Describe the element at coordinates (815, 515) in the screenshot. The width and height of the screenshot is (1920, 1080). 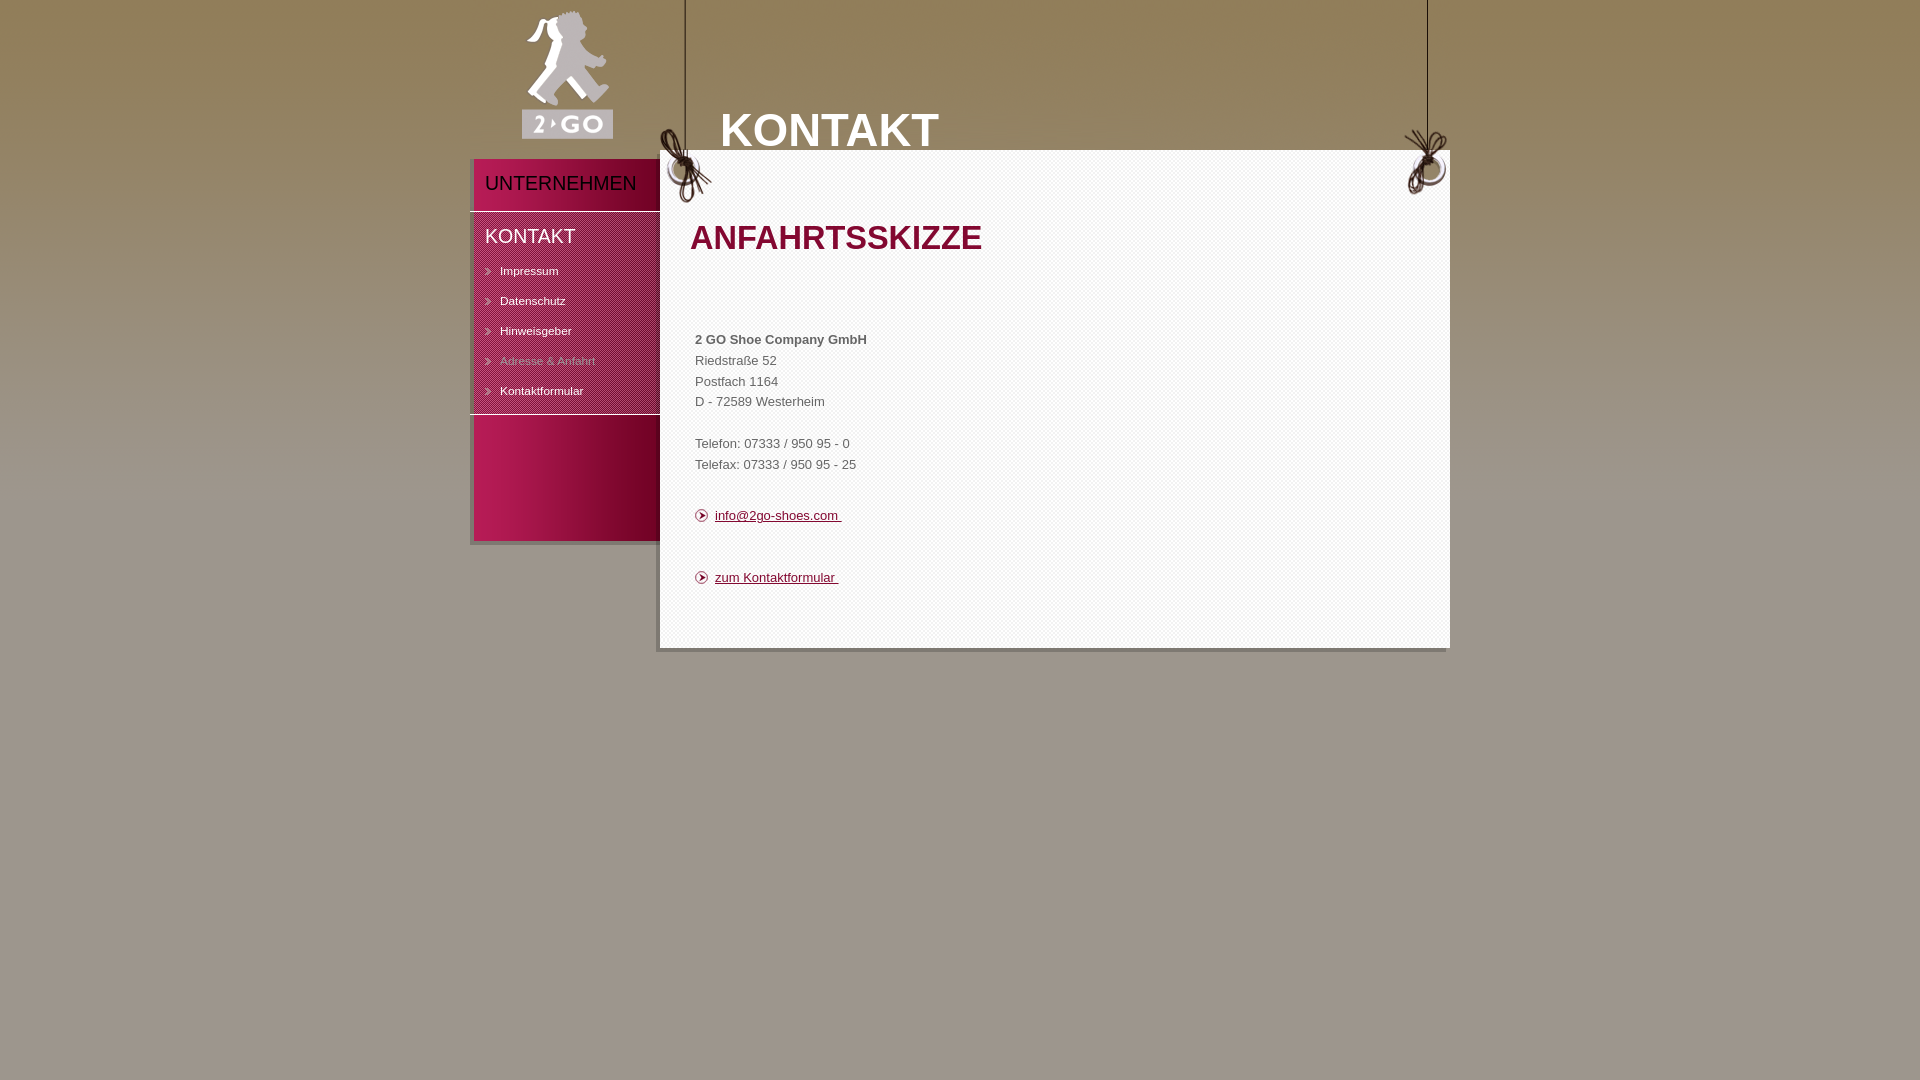
I see `'info@2go-shoes.com '` at that location.